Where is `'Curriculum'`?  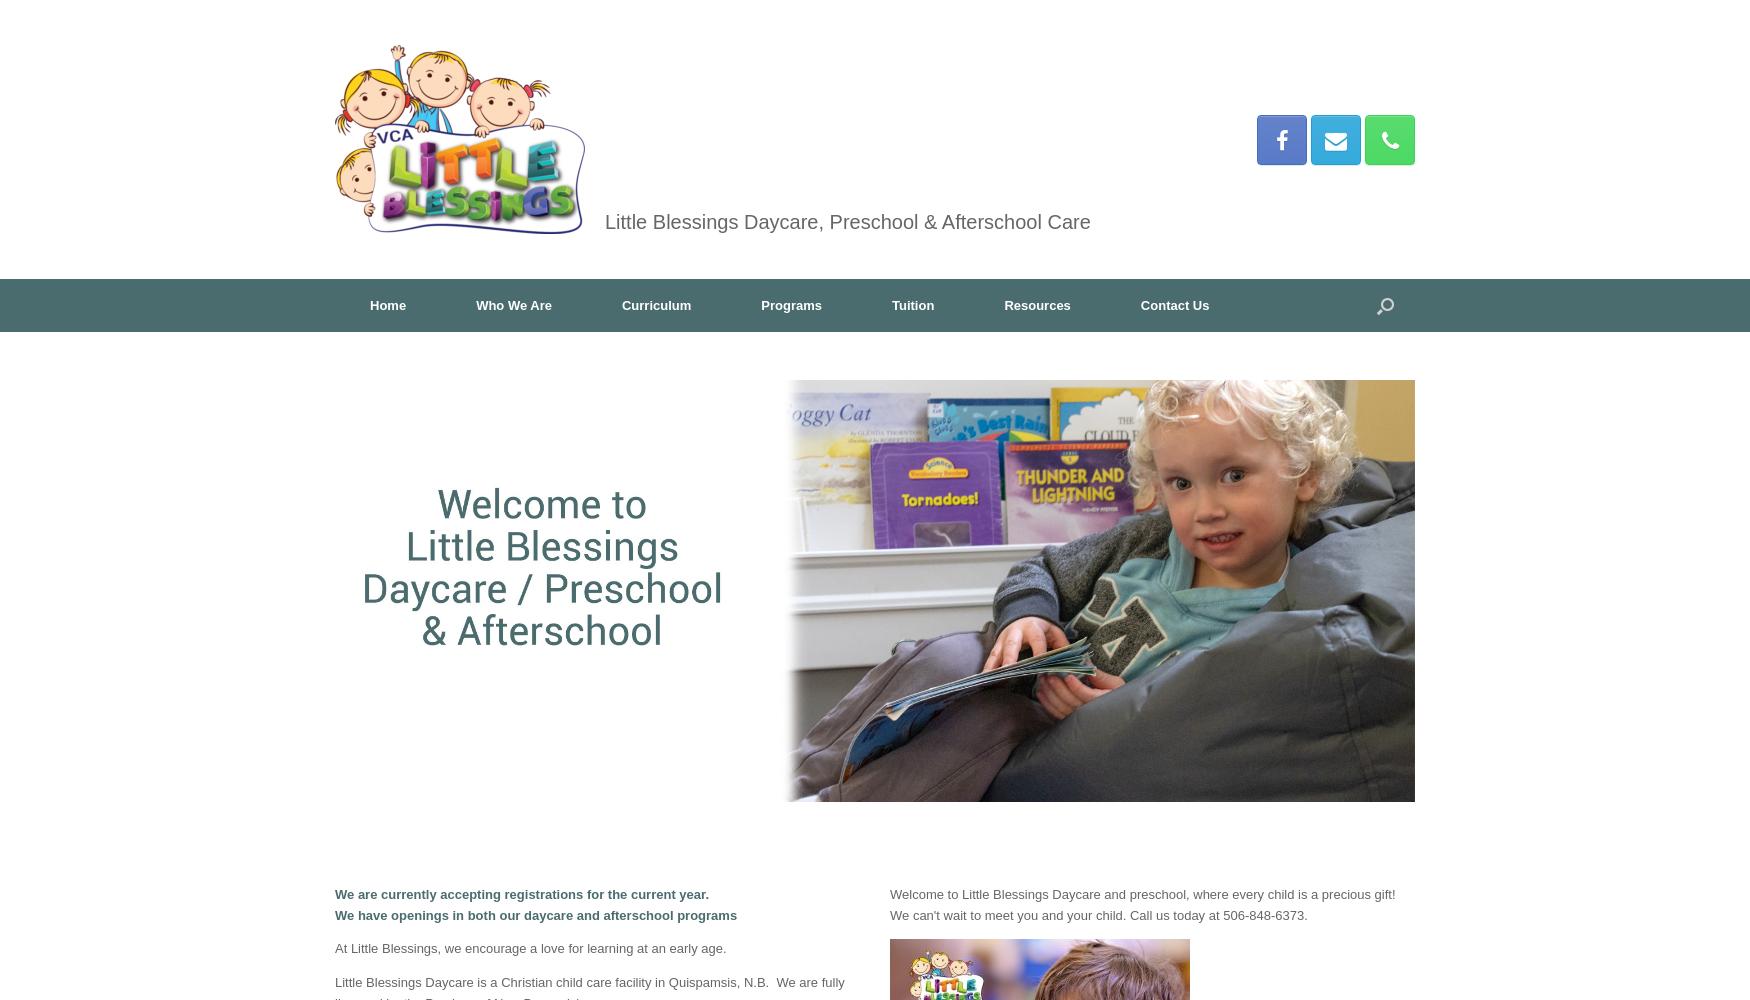 'Curriculum' is located at coordinates (655, 305).